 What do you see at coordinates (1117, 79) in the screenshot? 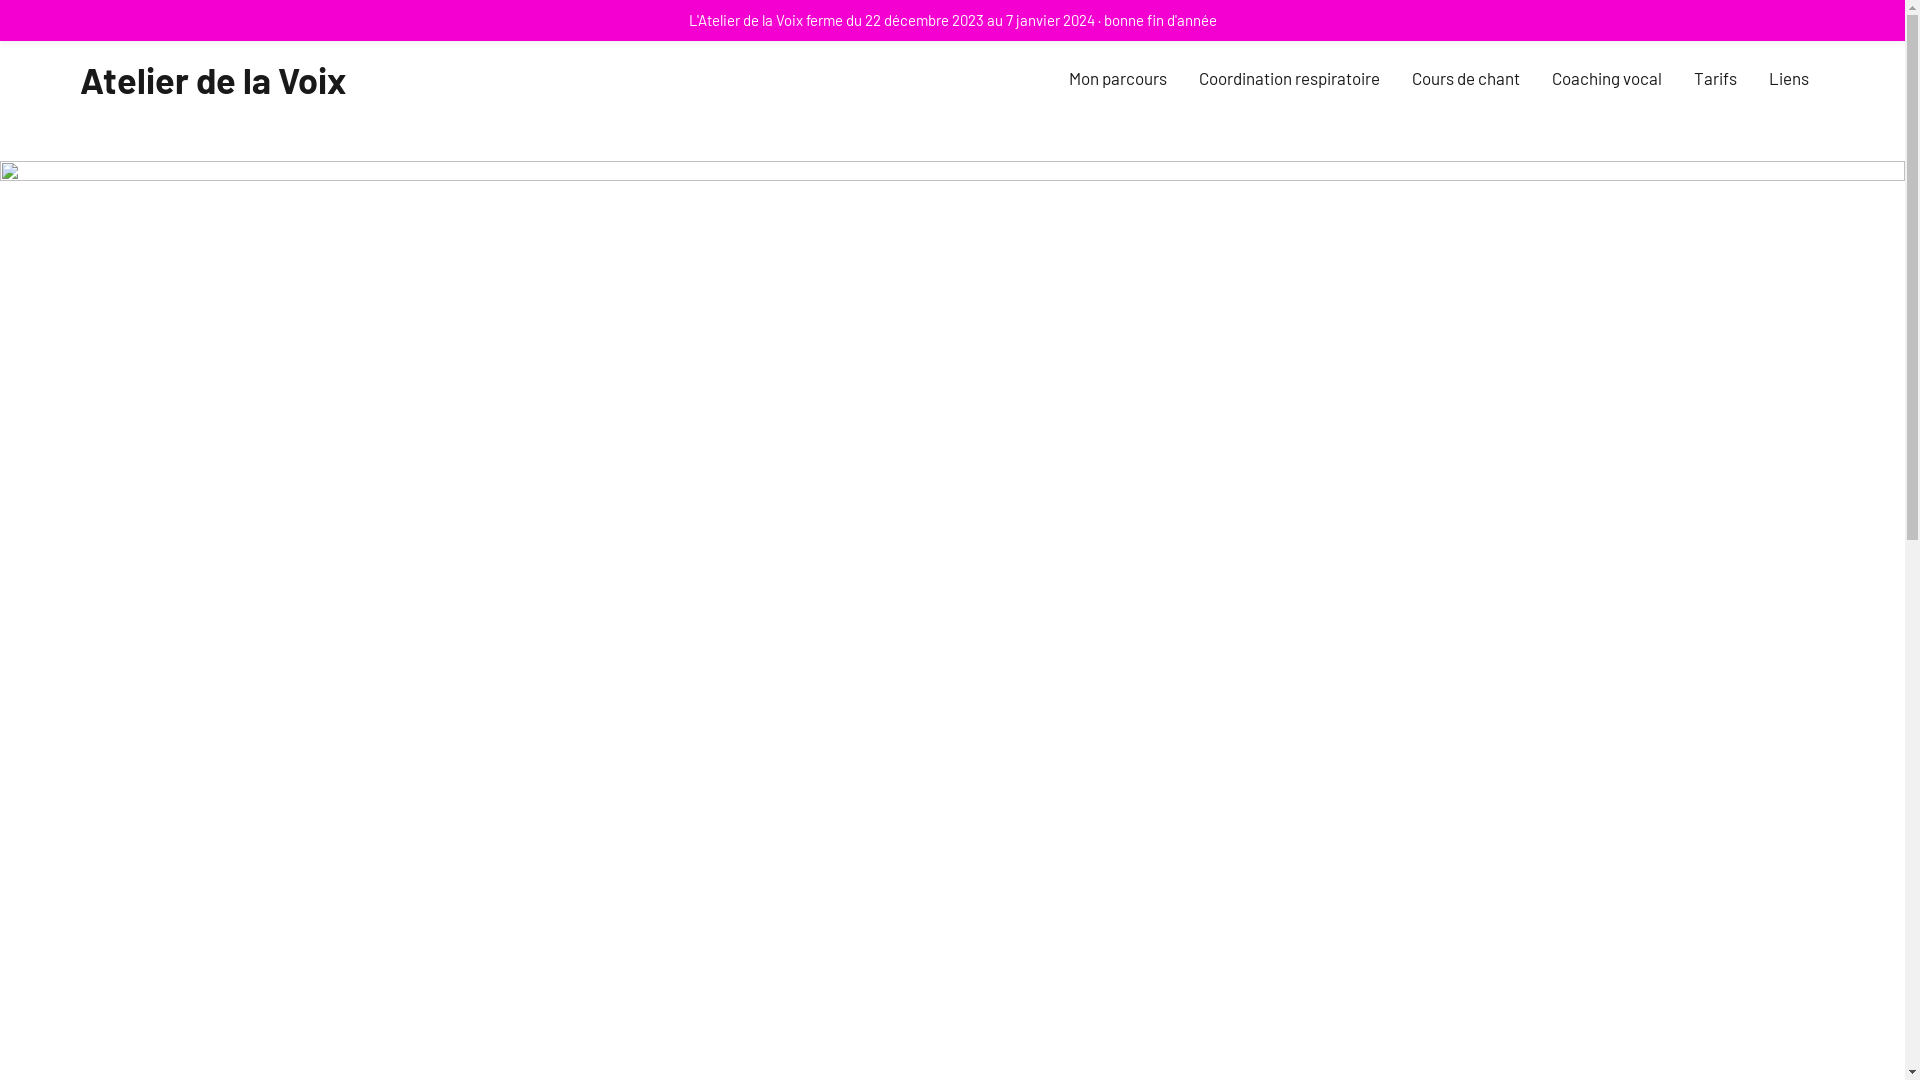
I see `'Mon parcours'` at bounding box center [1117, 79].